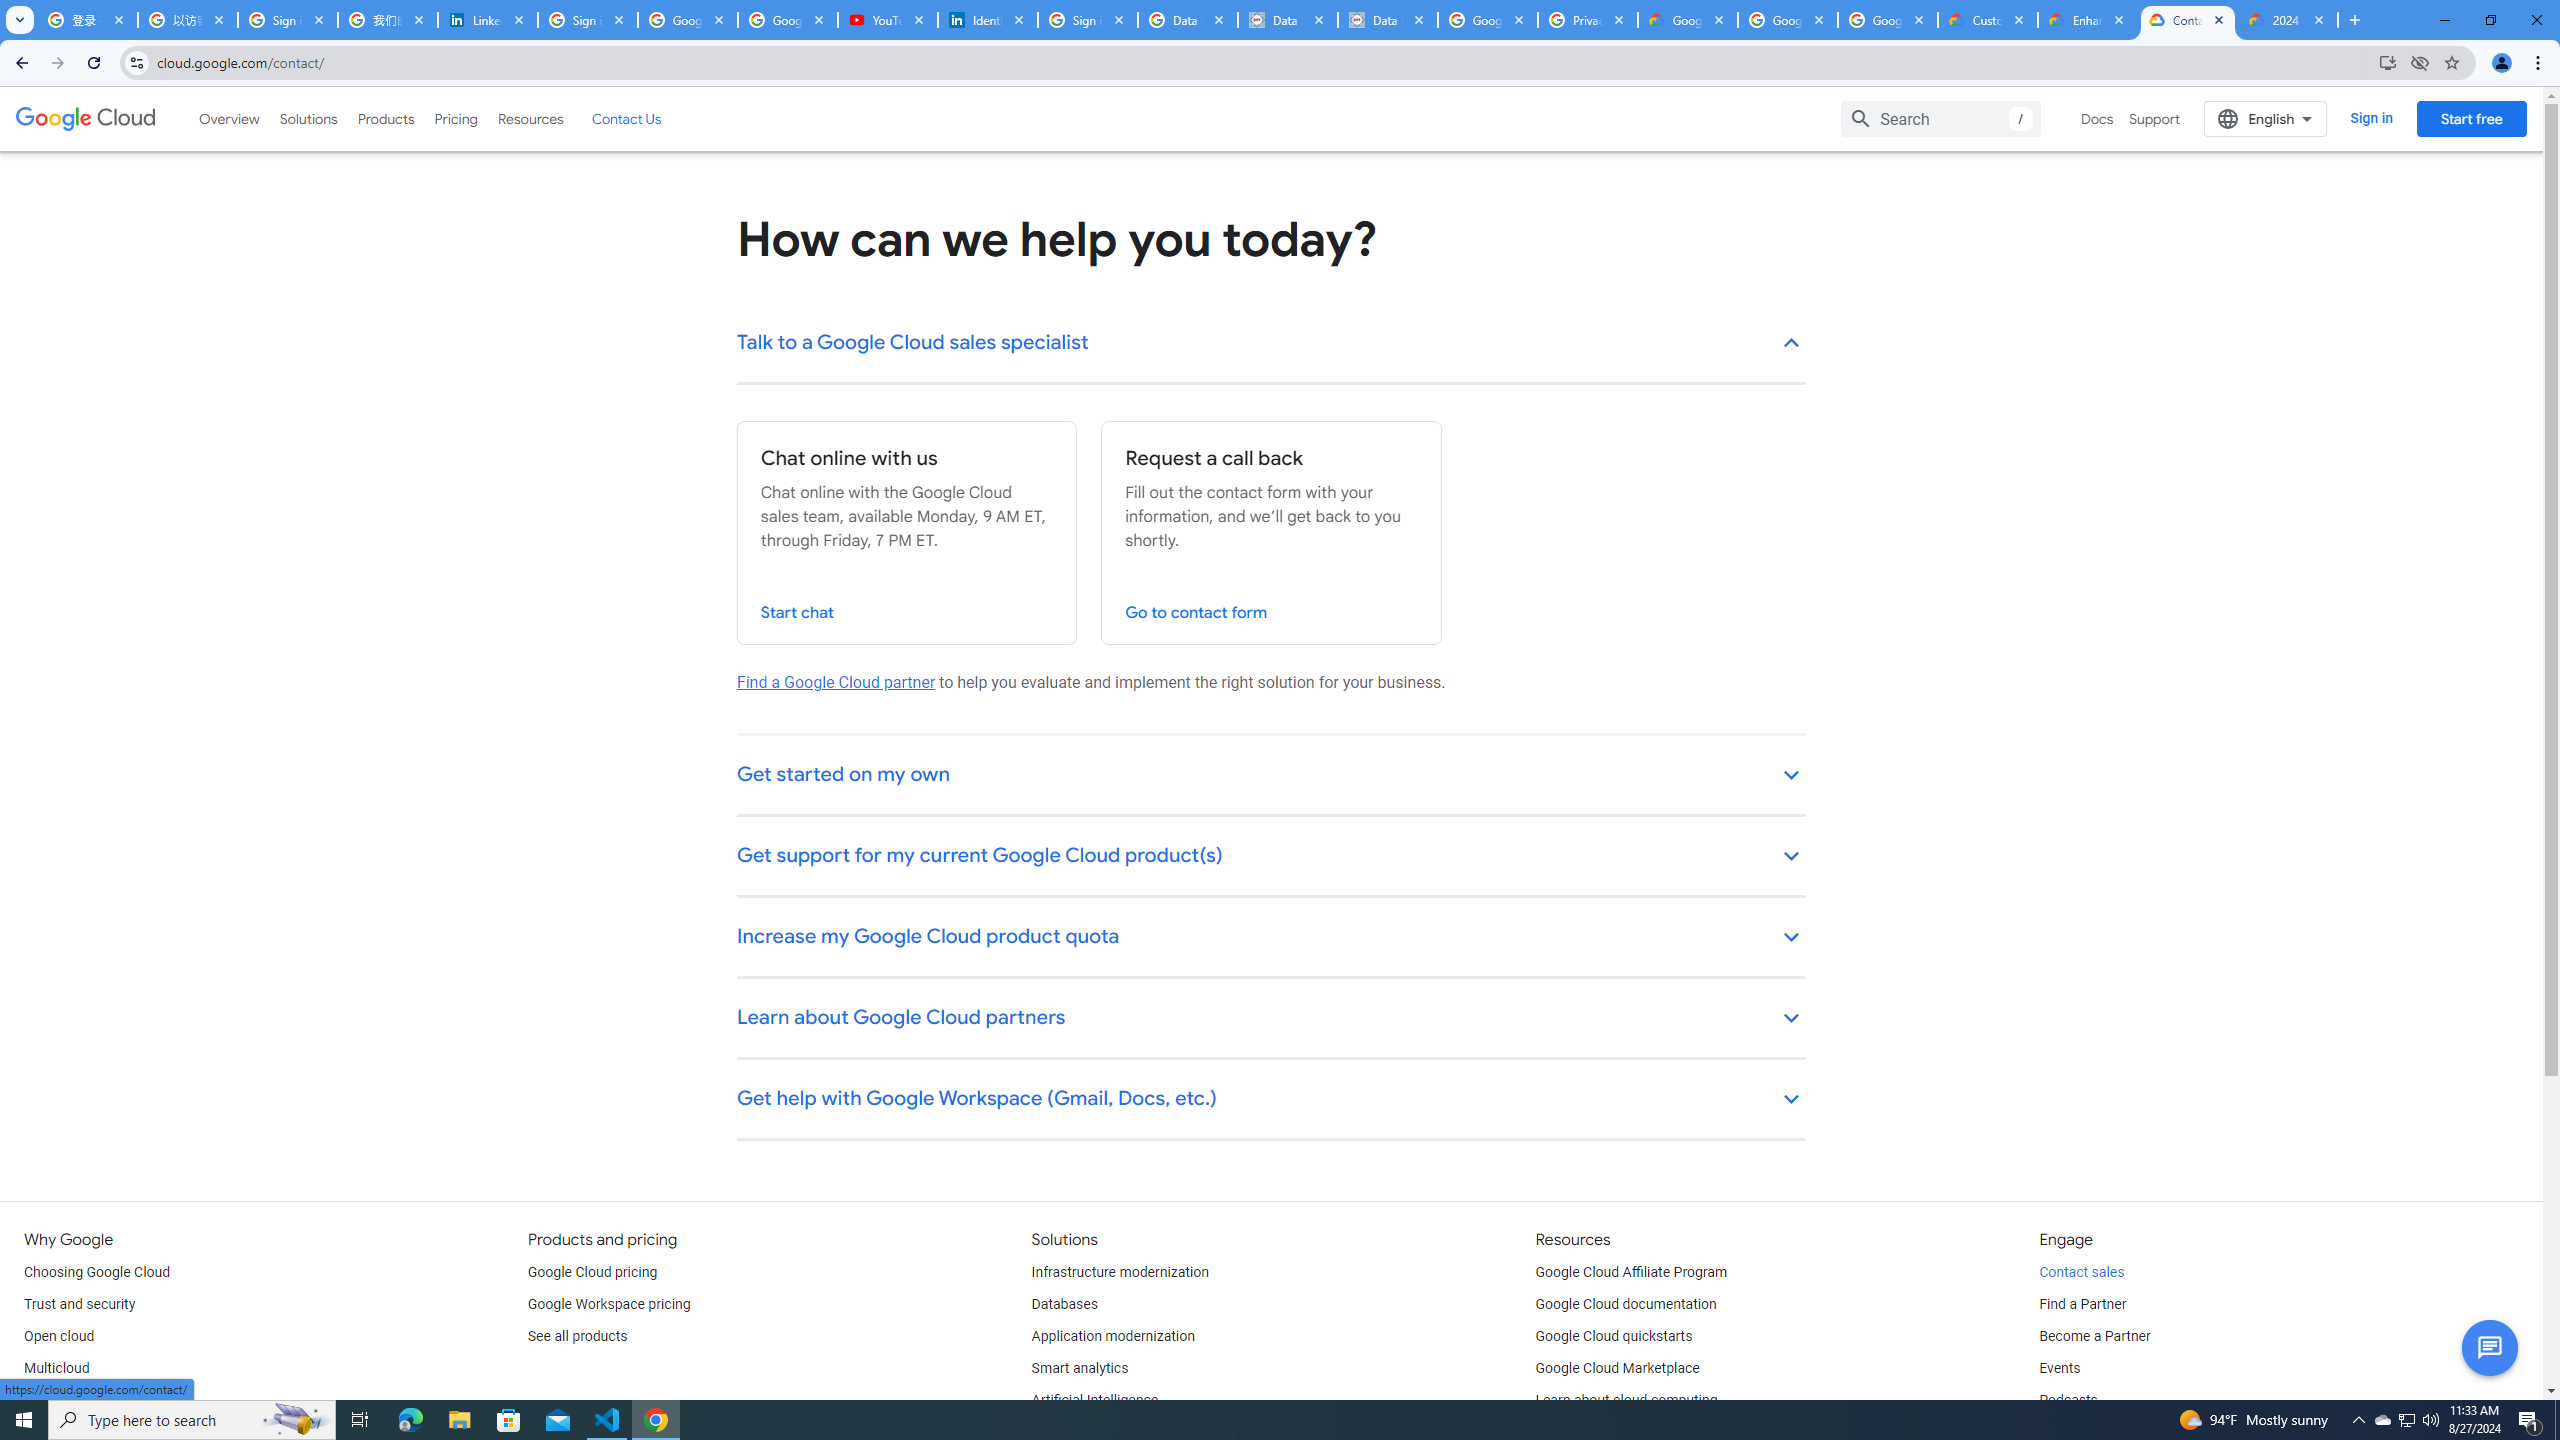 This screenshot has height=1440, width=2560. I want to click on 'Pricing', so click(456, 118).